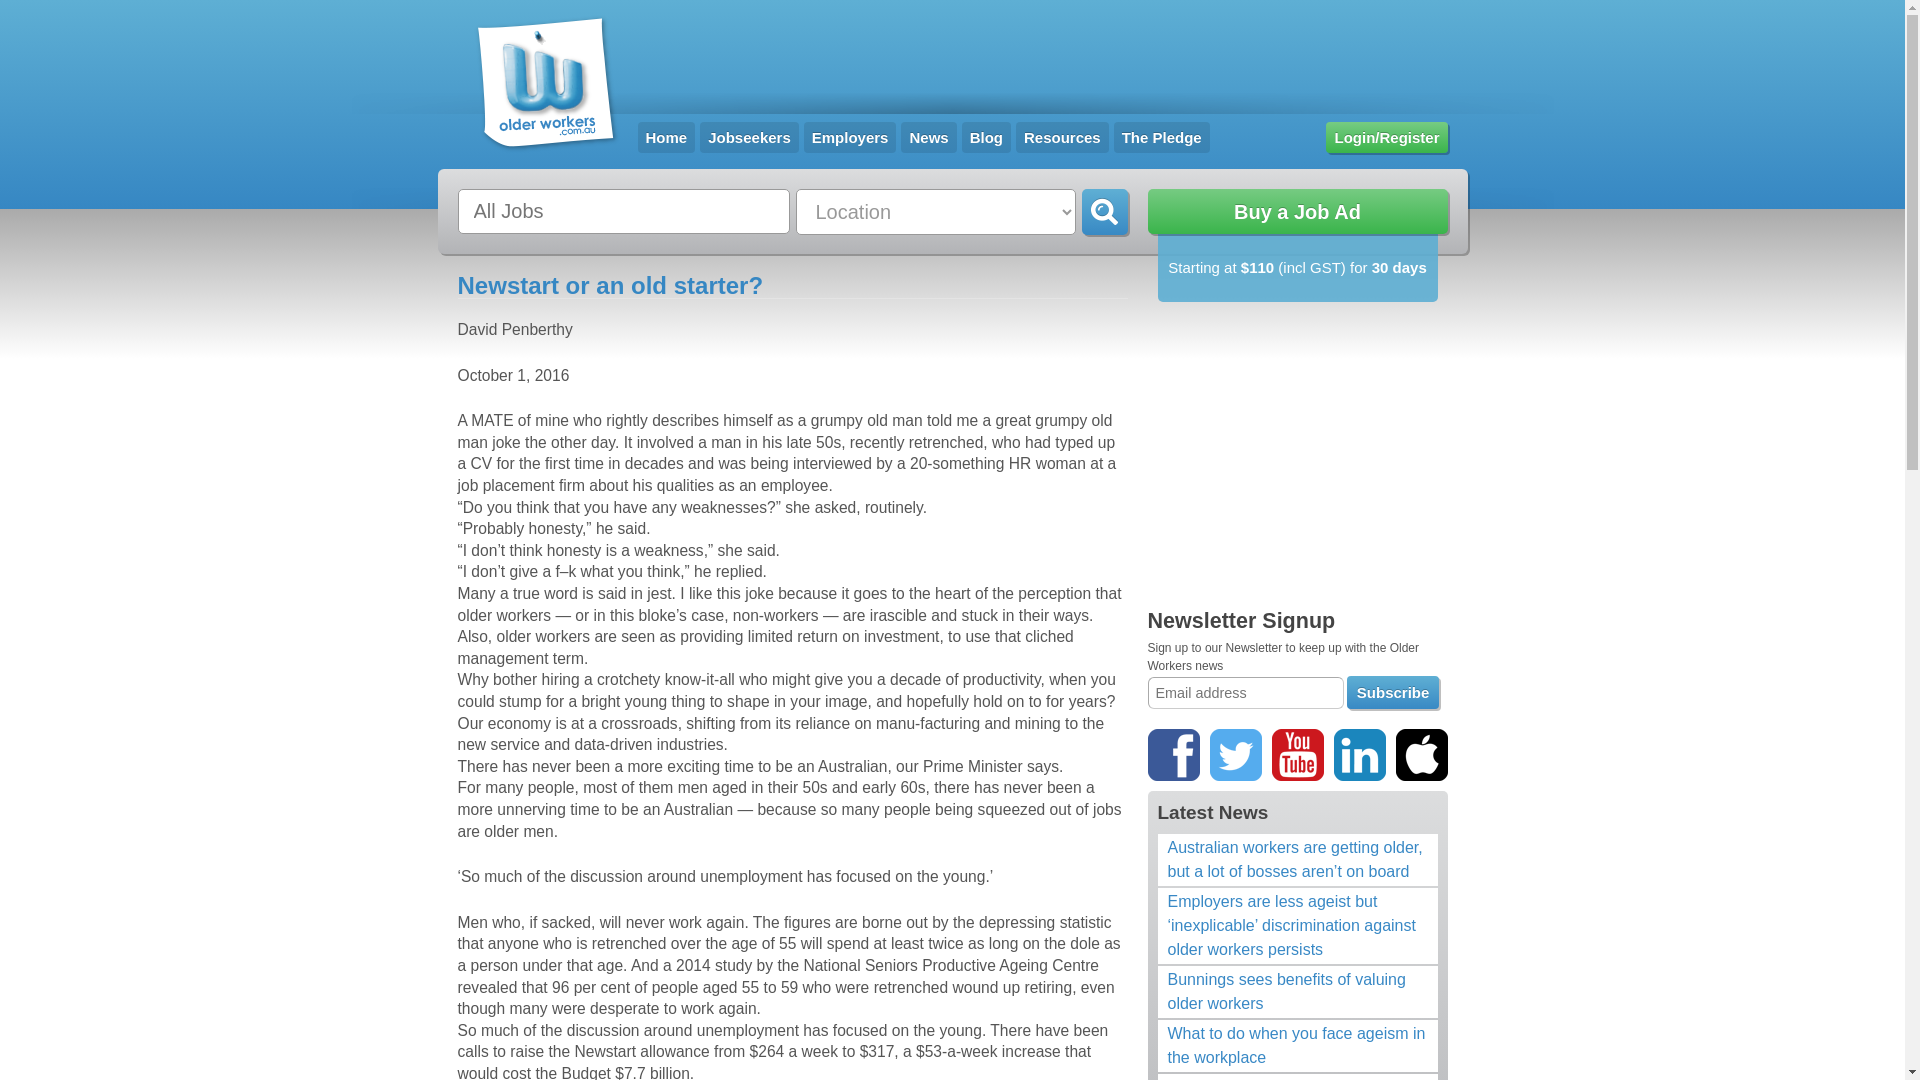 The image size is (1920, 1080). Describe the element at coordinates (1103, 212) in the screenshot. I see `'Go'` at that location.